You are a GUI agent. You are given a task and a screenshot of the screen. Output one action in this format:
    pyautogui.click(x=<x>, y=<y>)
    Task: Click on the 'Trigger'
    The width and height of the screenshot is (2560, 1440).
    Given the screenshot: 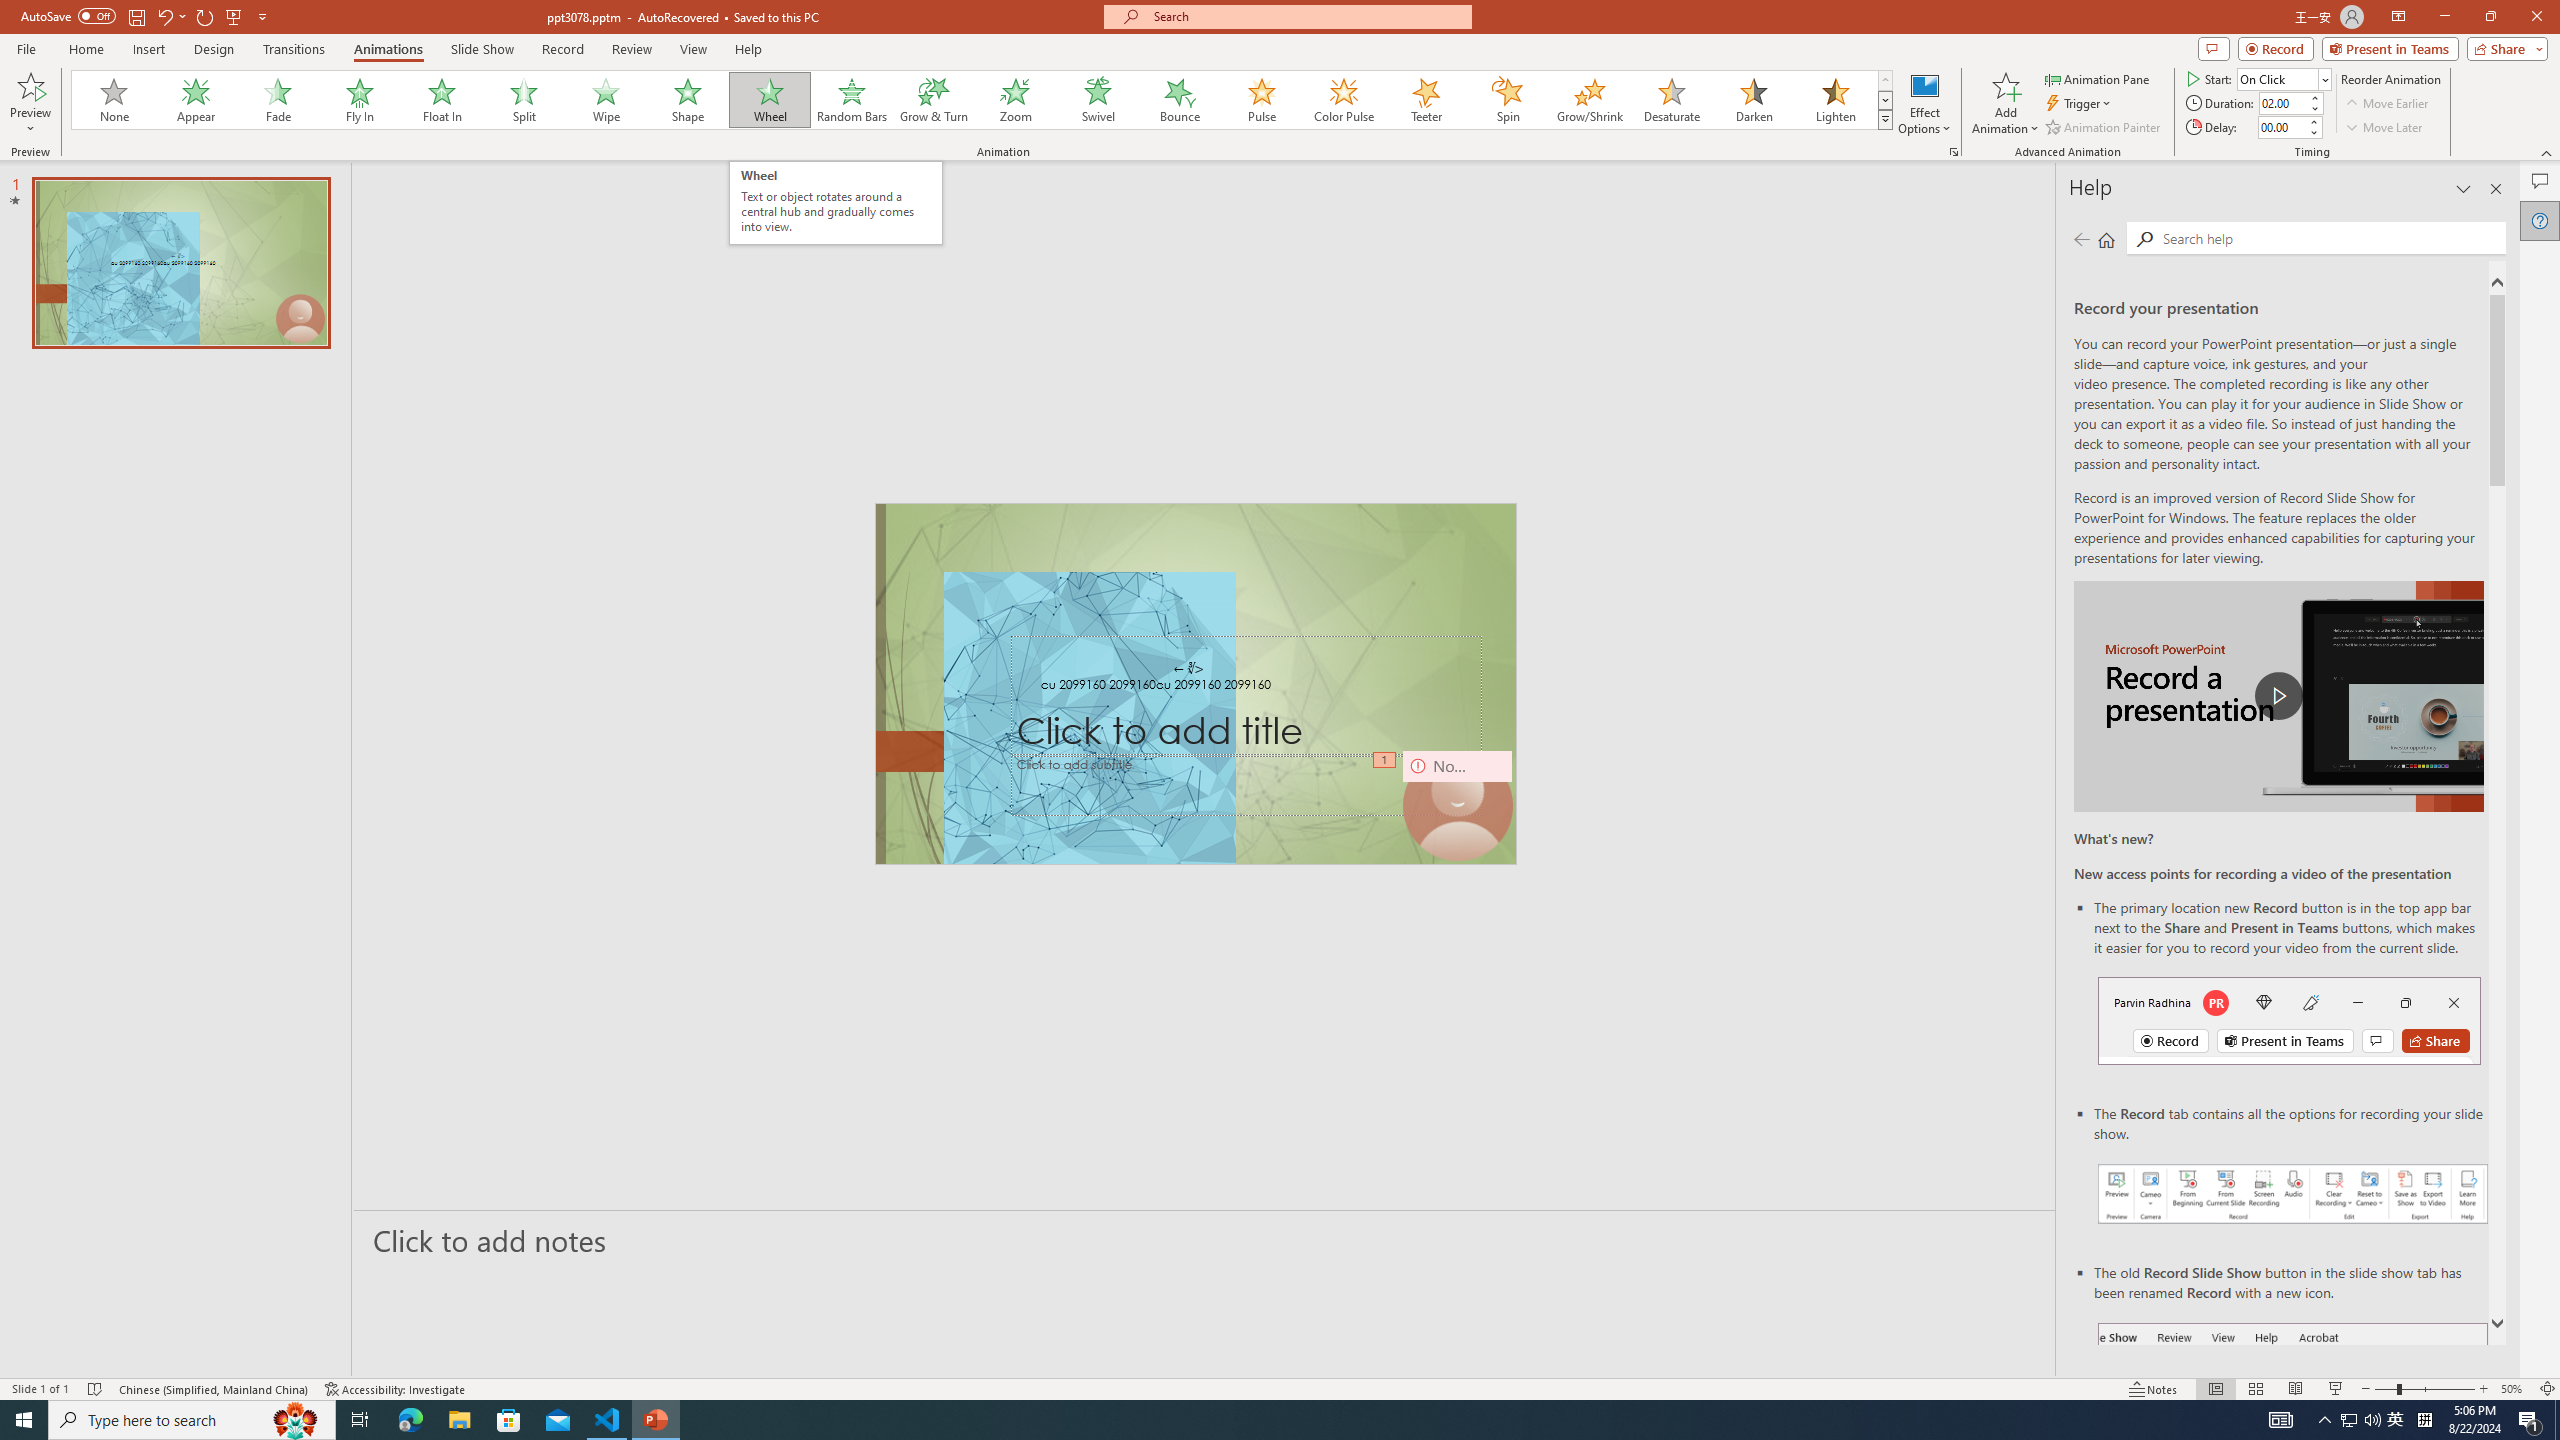 What is the action you would take?
    pyautogui.click(x=2079, y=103)
    